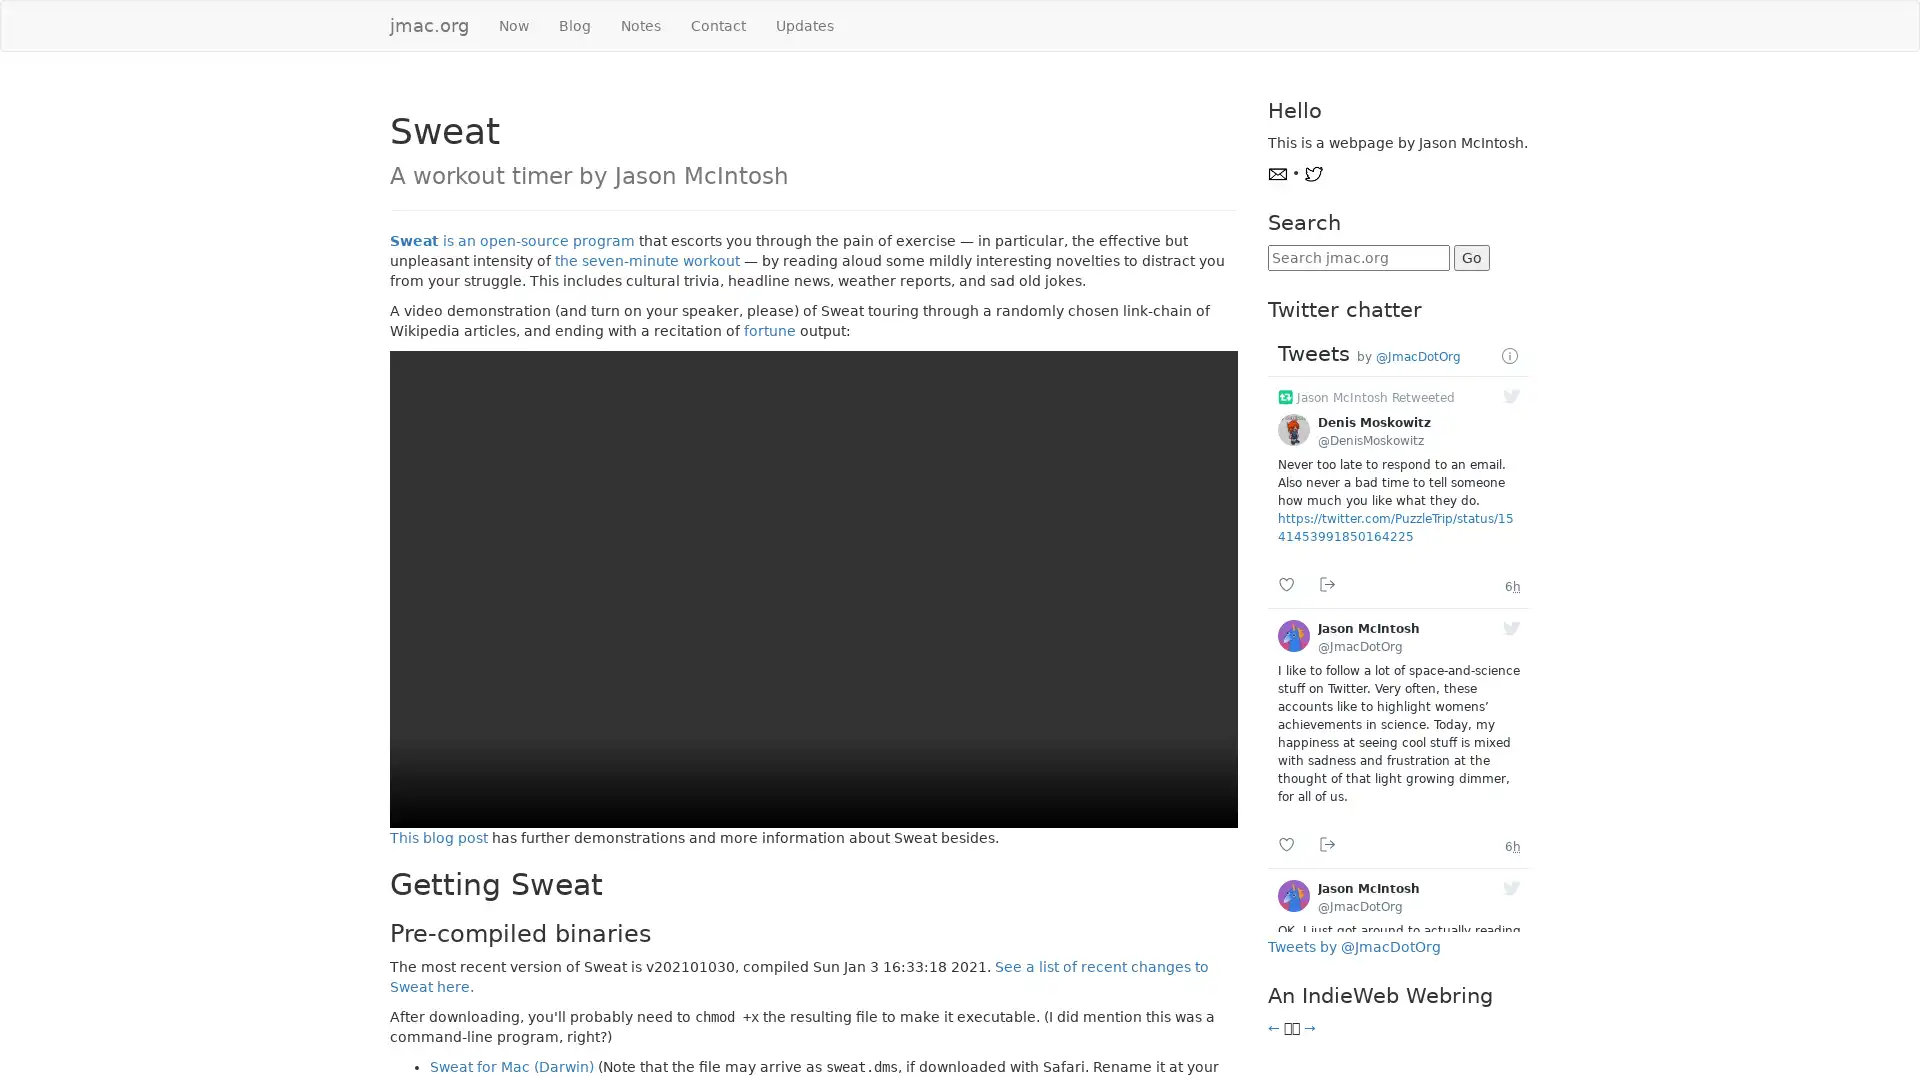  Describe the element at coordinates (1470, 257) in the screenshot. I see `Go` at that location.